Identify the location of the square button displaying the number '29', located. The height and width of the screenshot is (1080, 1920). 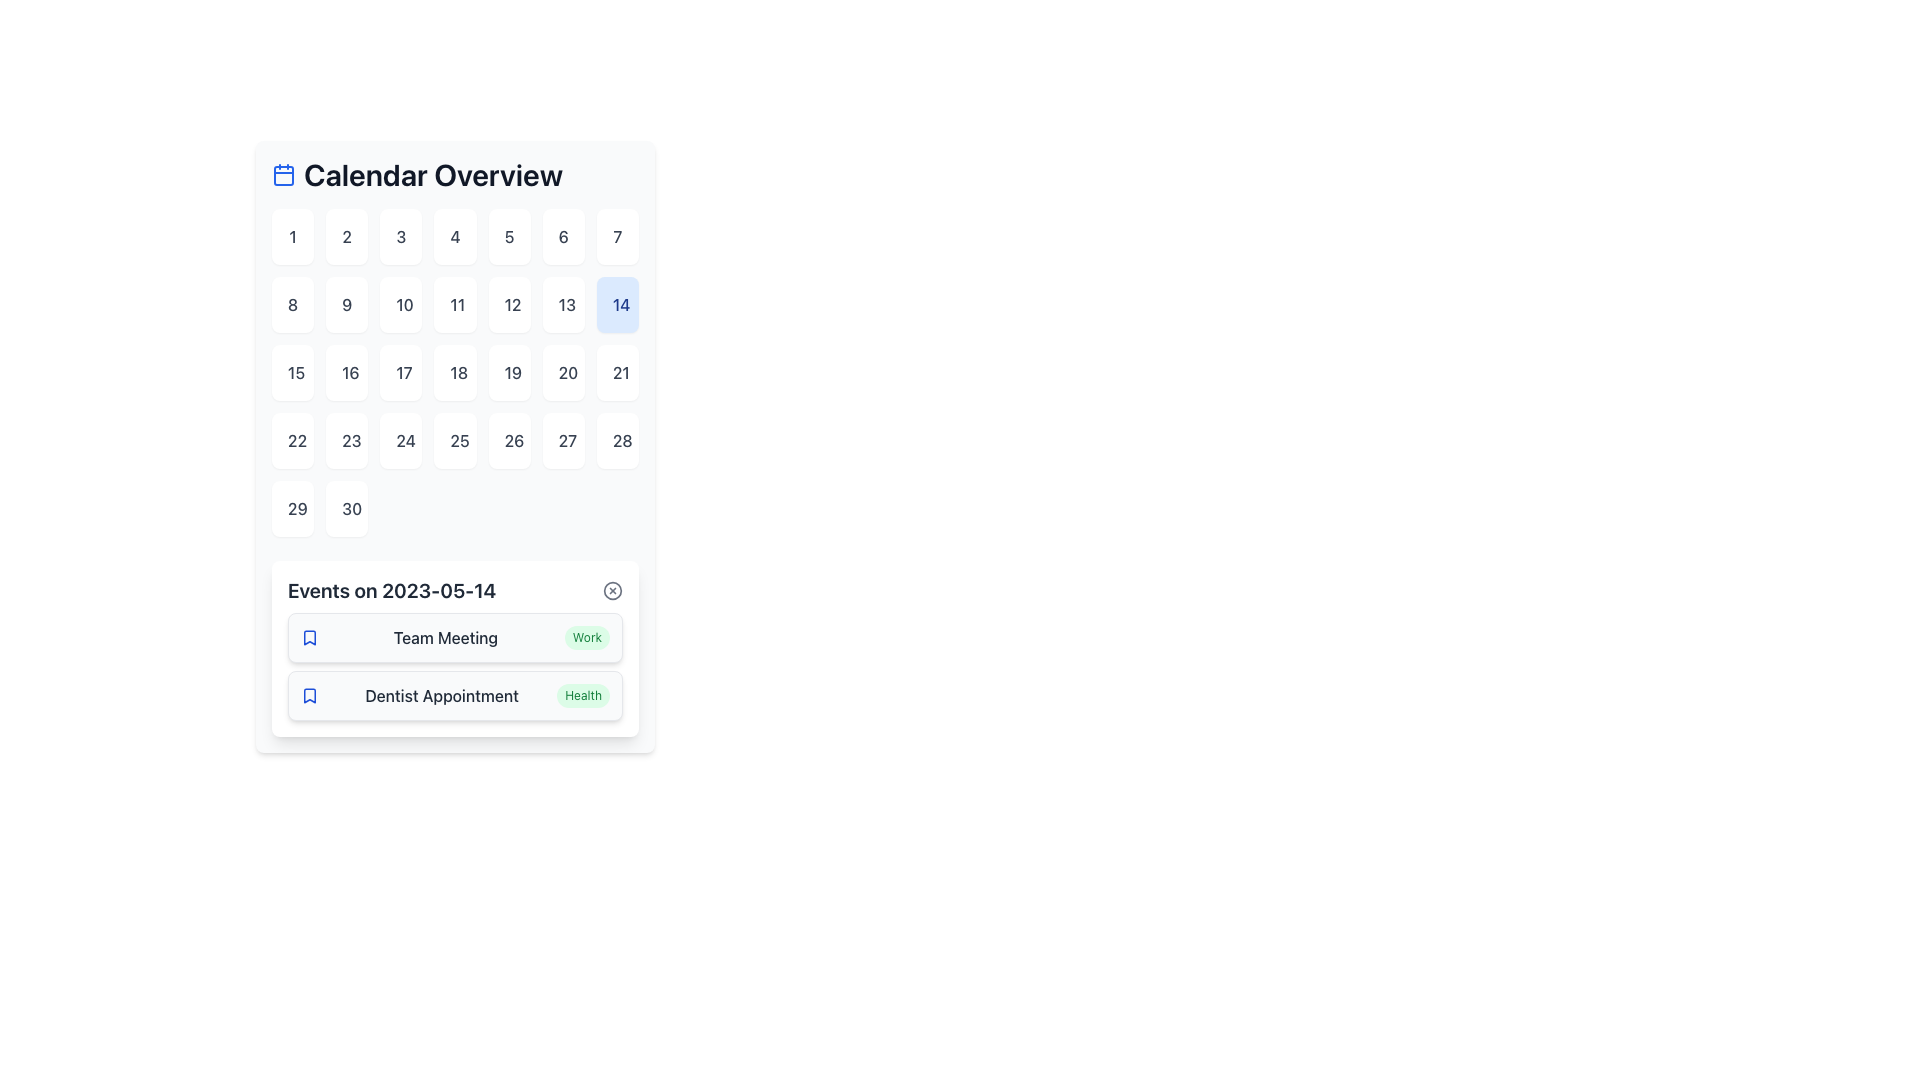
(291, 508).